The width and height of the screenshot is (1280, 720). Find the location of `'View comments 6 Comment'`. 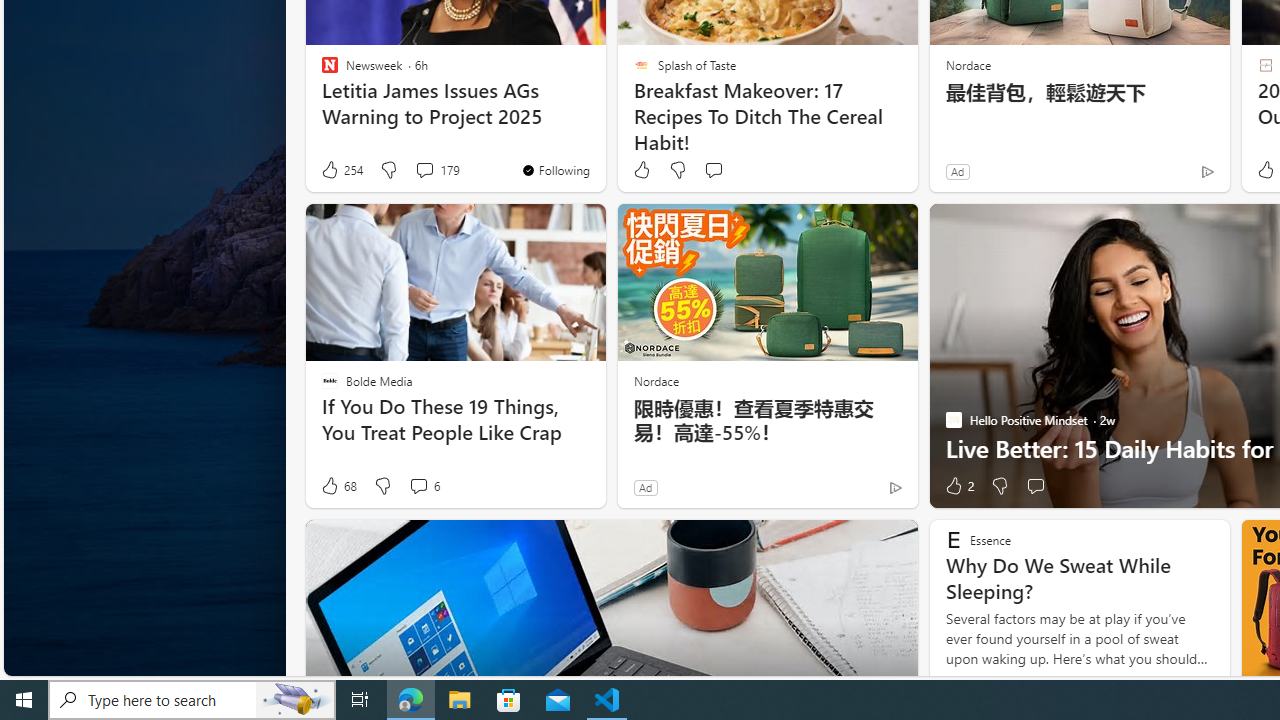

'View comments 6 Comment' is located at coordinates (417, 486).